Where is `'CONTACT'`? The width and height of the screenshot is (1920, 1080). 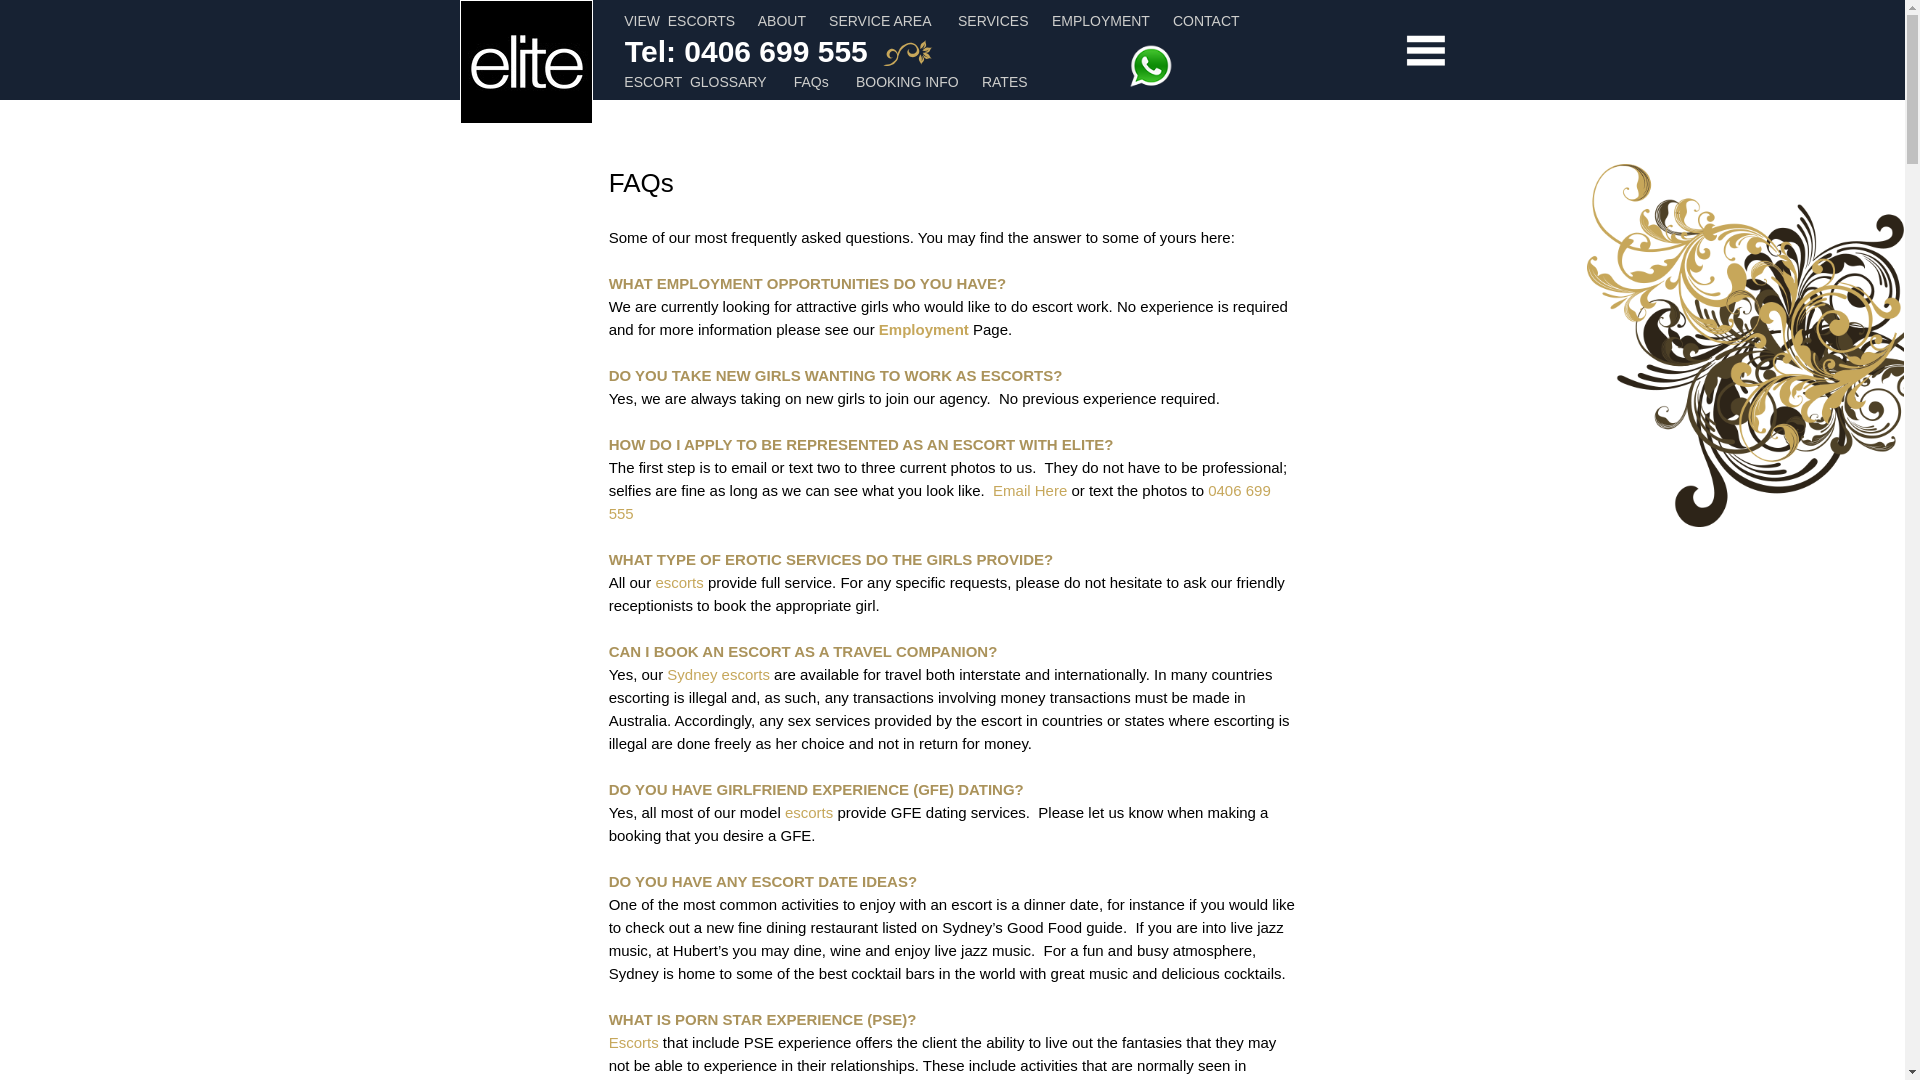
'CONTACT' is located at coordinates (1205, 20).